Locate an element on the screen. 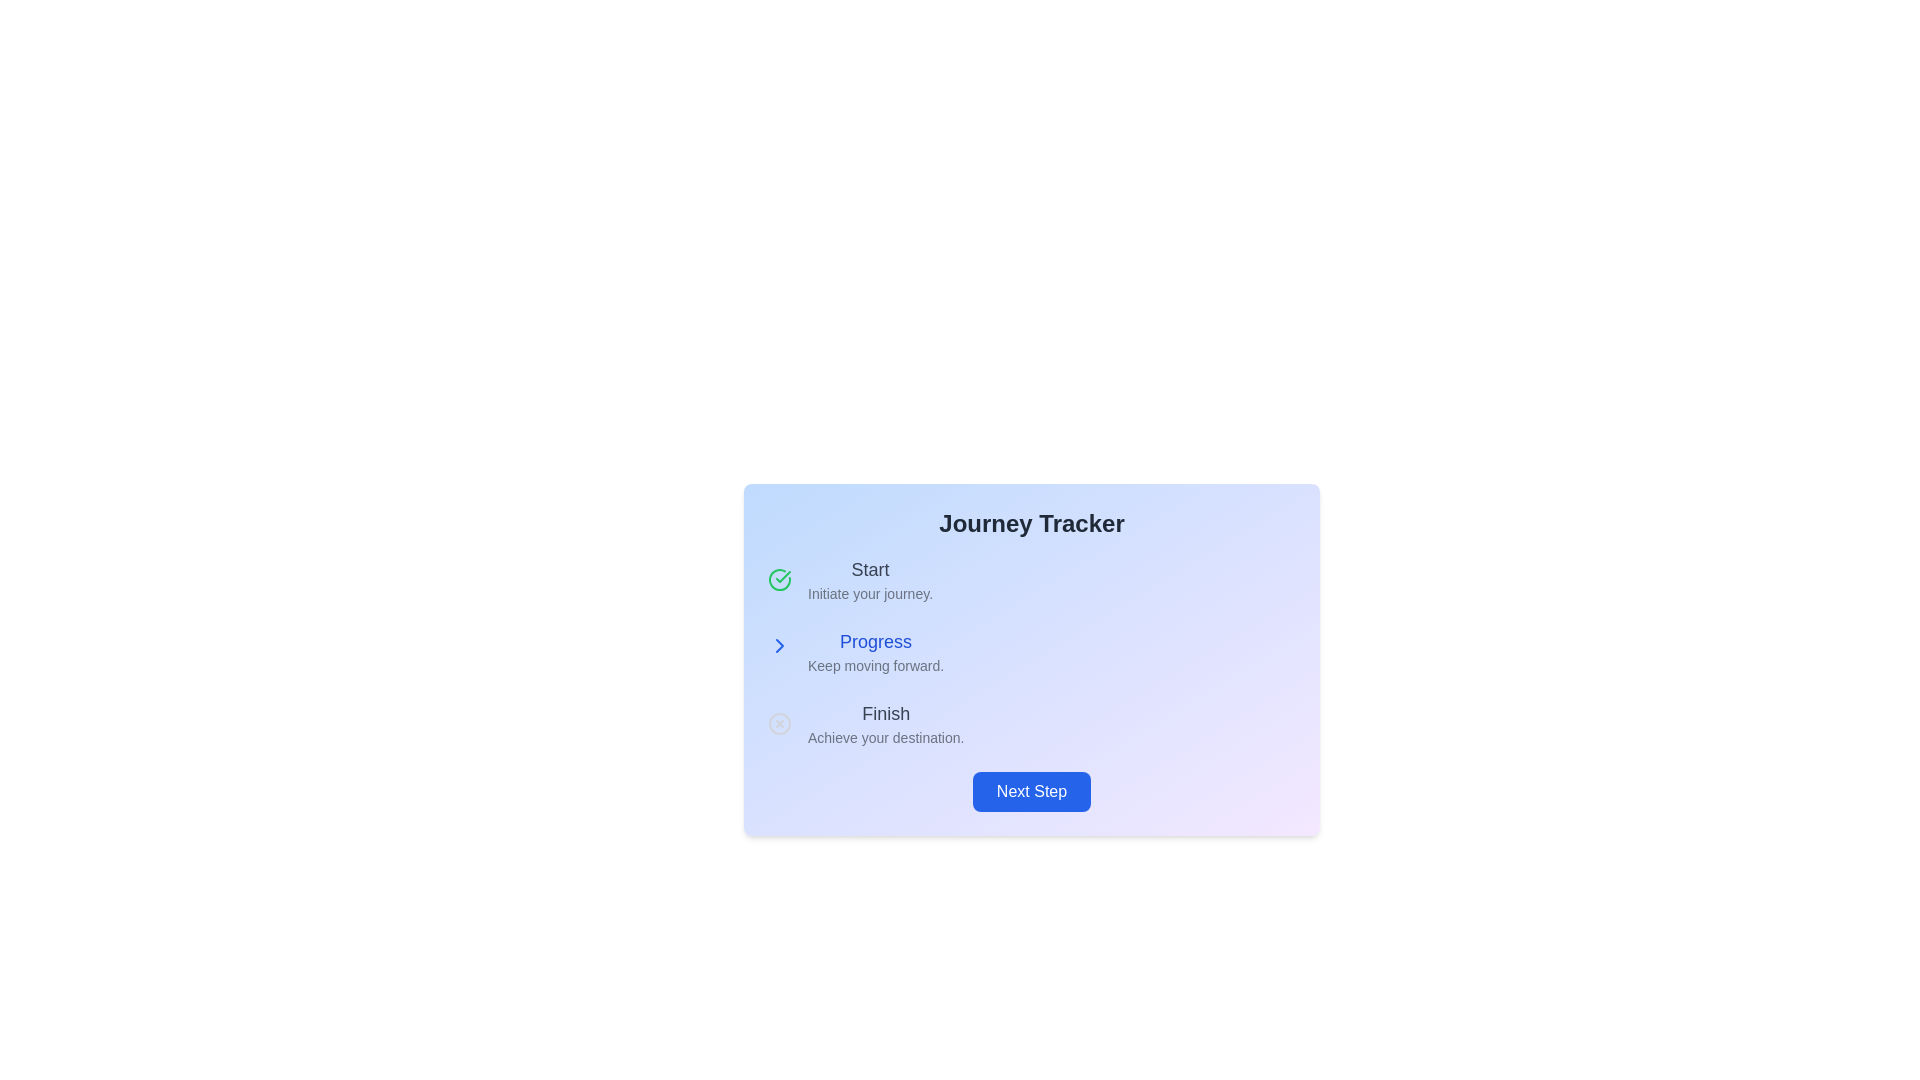 This screenshot has width=1920, height=1080. the arrows is located at coordinates (1032, 651).